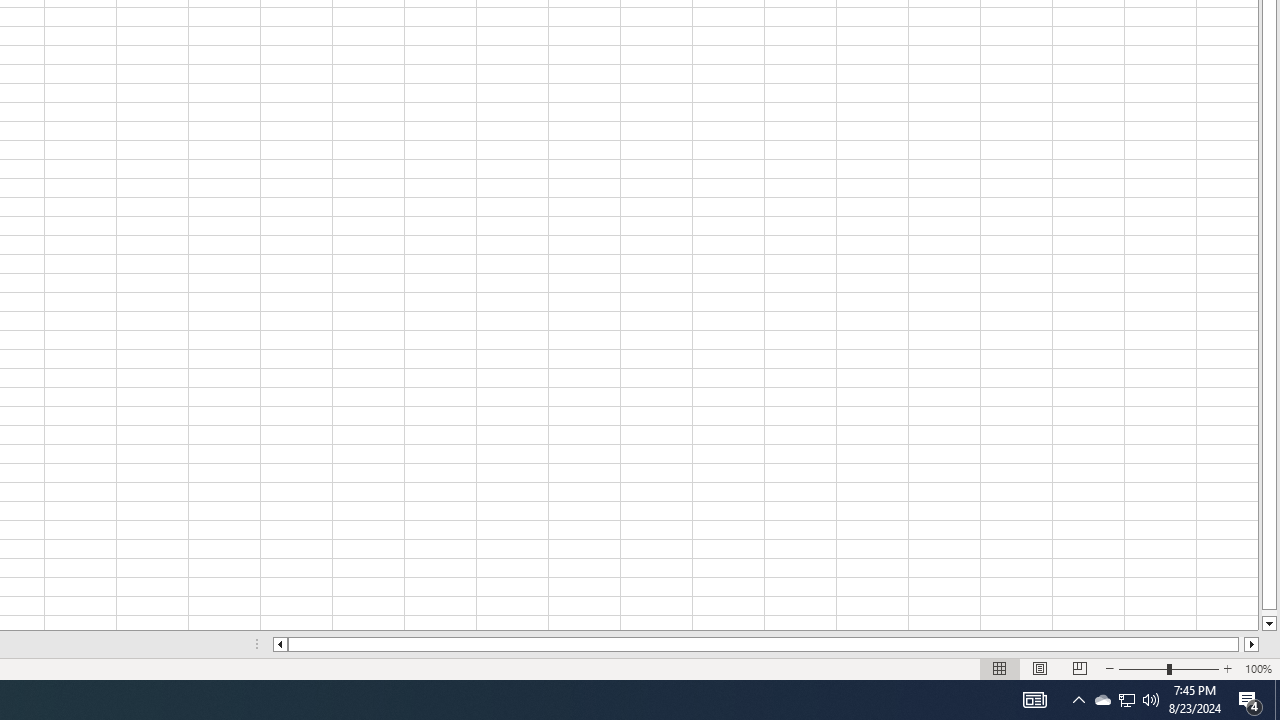  I want to click on 'Column right', so click(1251, 644).